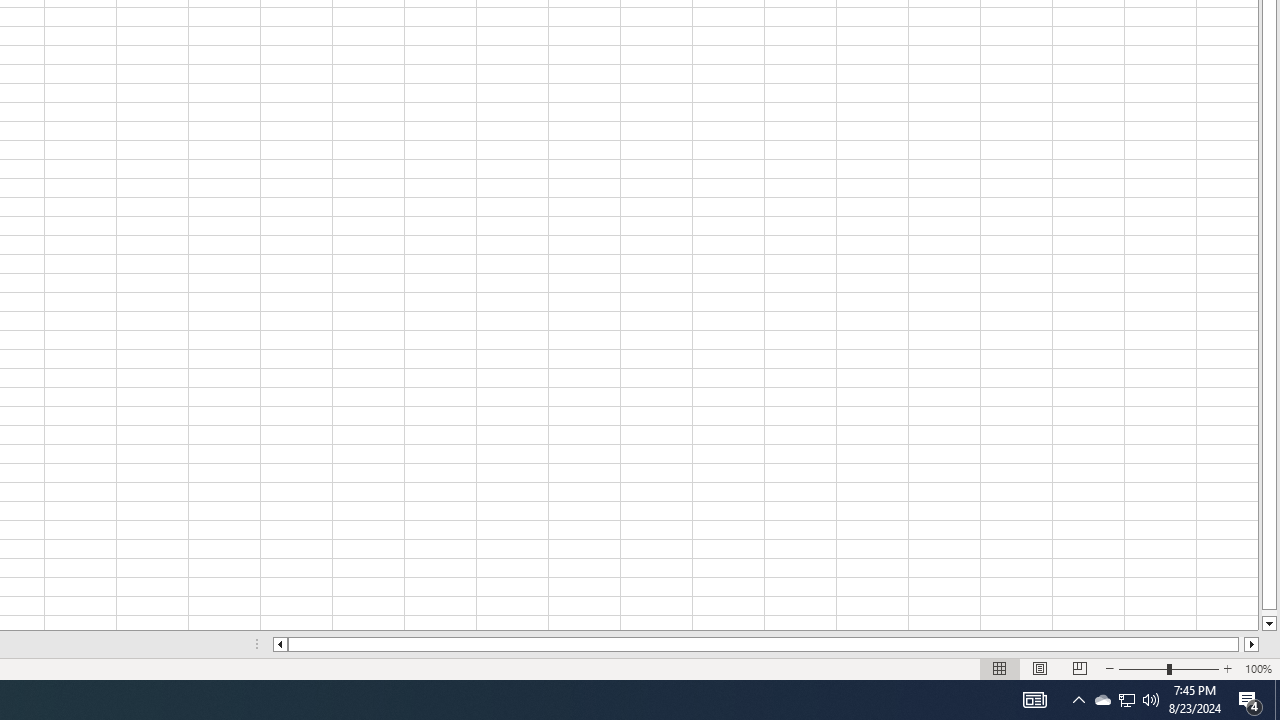  I want to click on 'Column right', so click(1251, 644).